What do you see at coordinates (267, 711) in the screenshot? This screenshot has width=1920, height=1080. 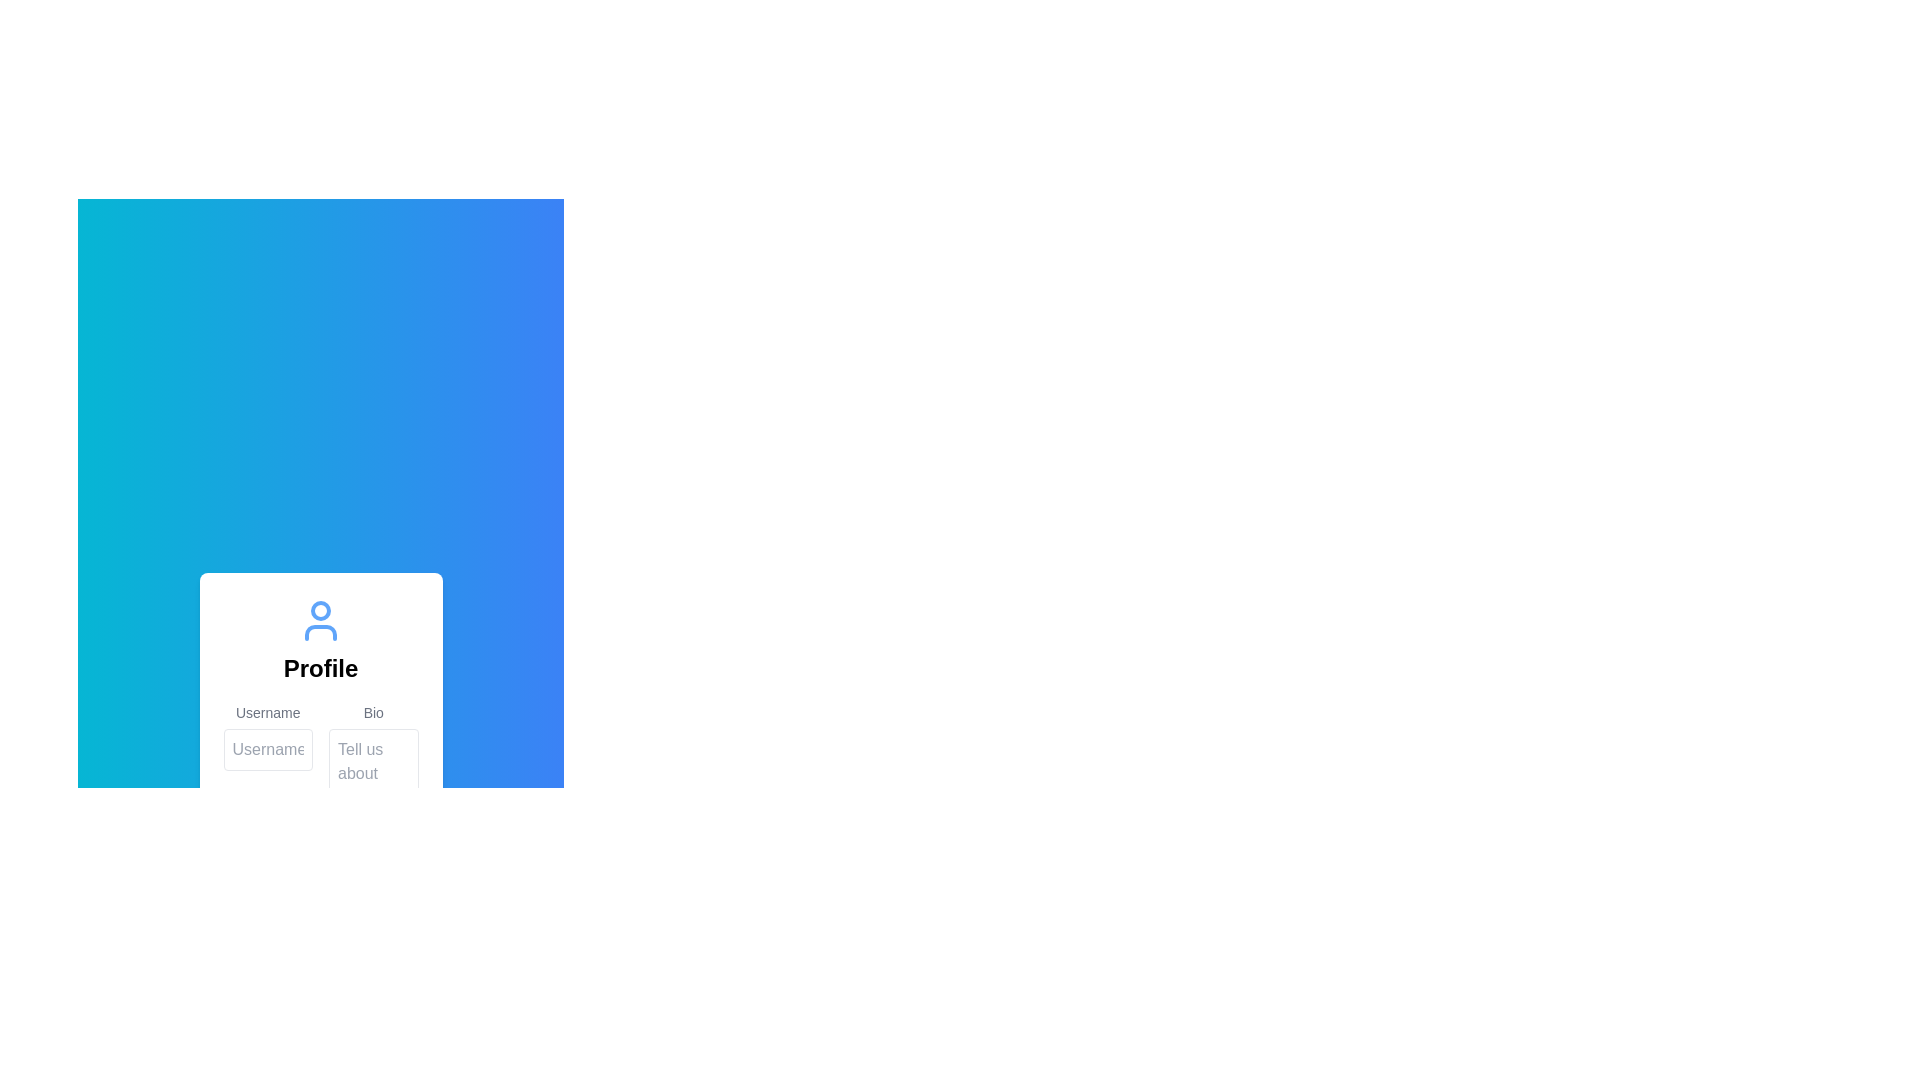 I see `the static text label that provides context for the 'Username' input field` at bounding box center [267, 711].